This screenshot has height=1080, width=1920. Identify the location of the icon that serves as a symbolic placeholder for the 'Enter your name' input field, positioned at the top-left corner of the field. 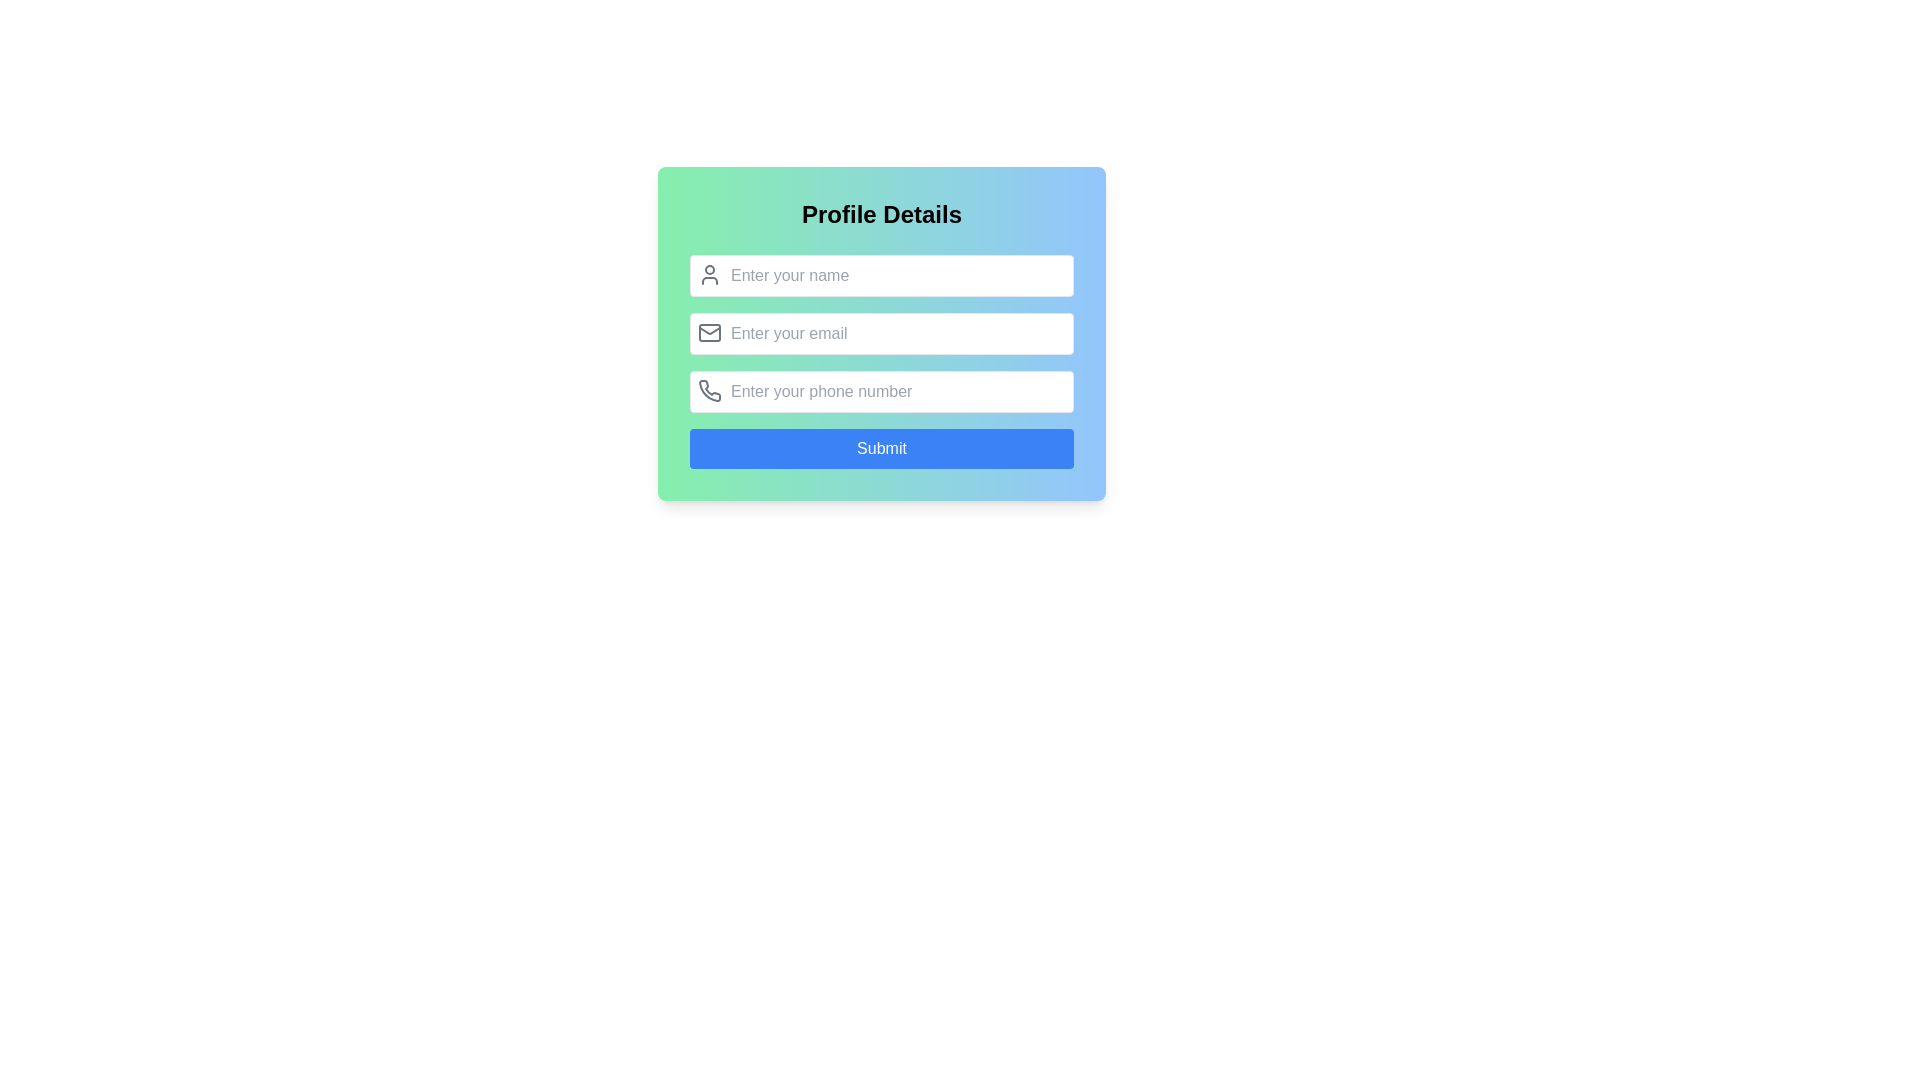
(710, 274).